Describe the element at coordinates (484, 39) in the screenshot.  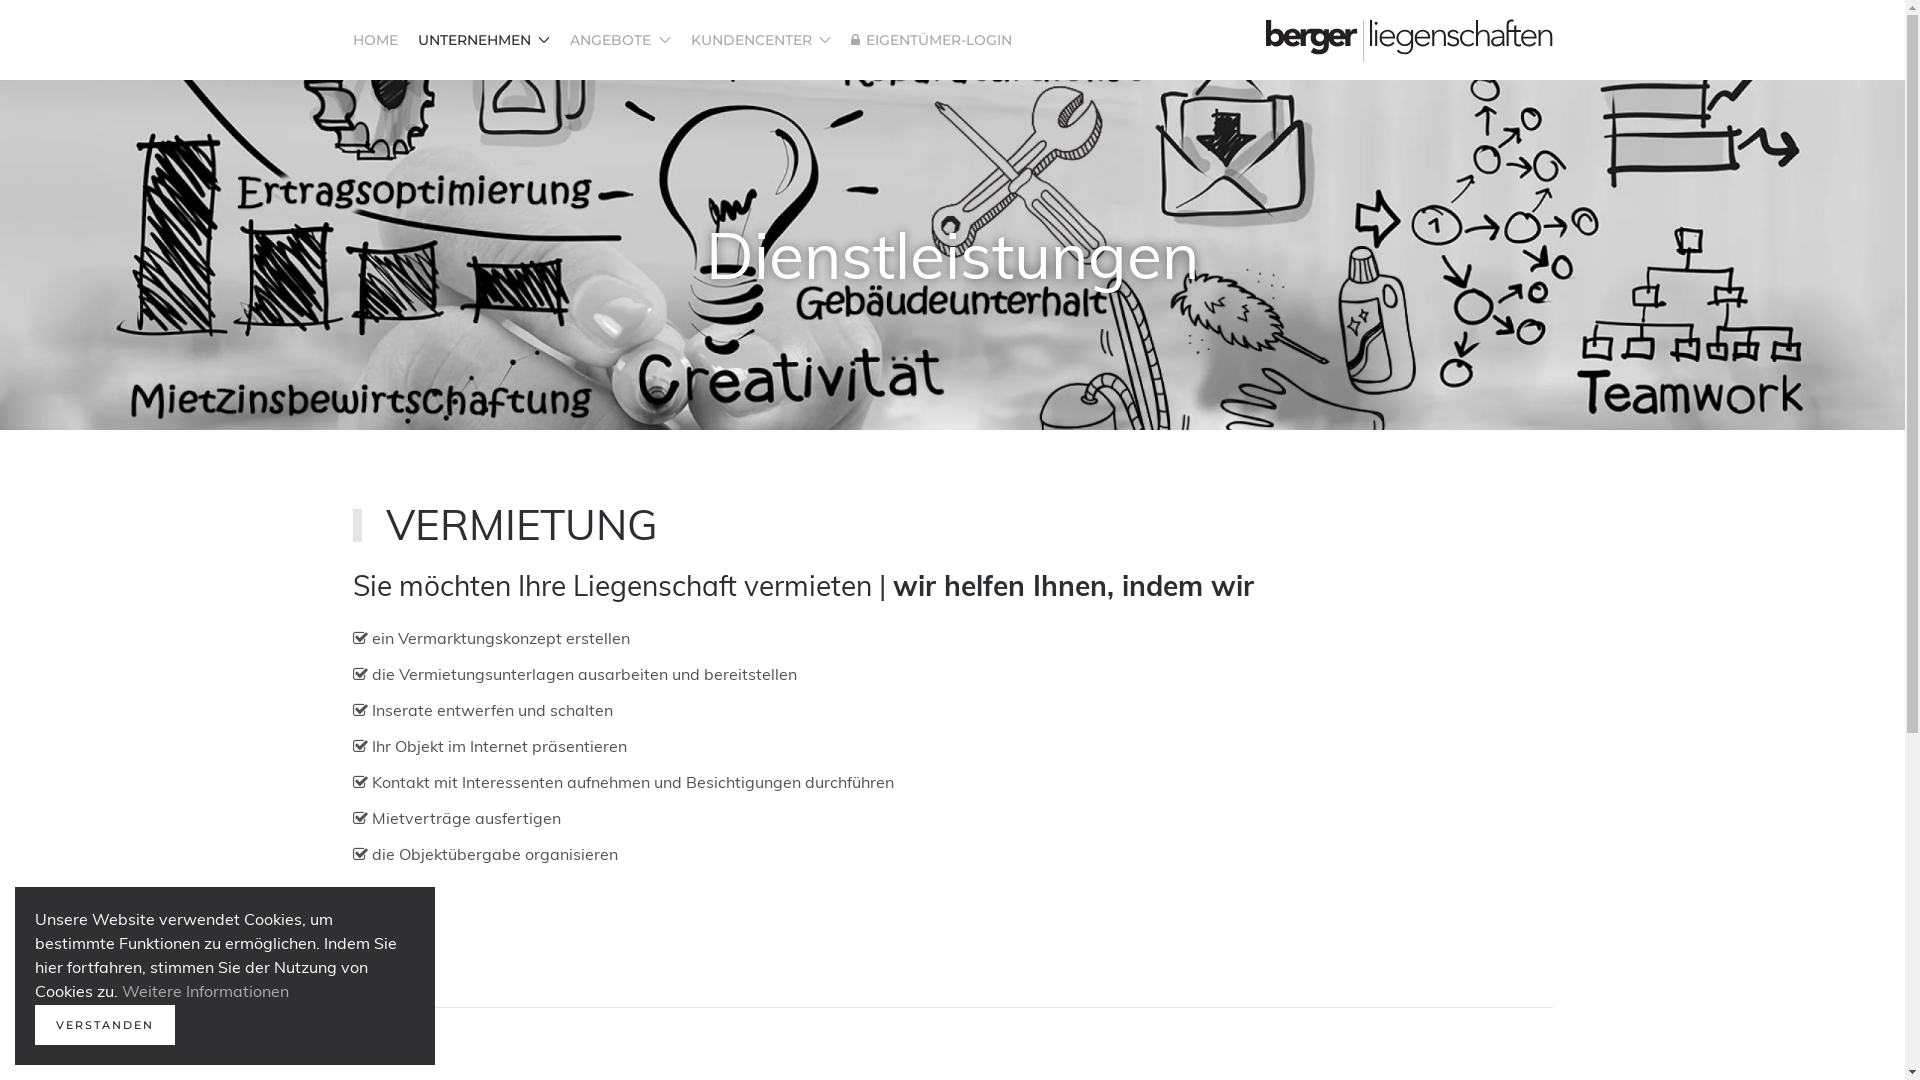
I see `'UNTERNEHMEN'` at that location.